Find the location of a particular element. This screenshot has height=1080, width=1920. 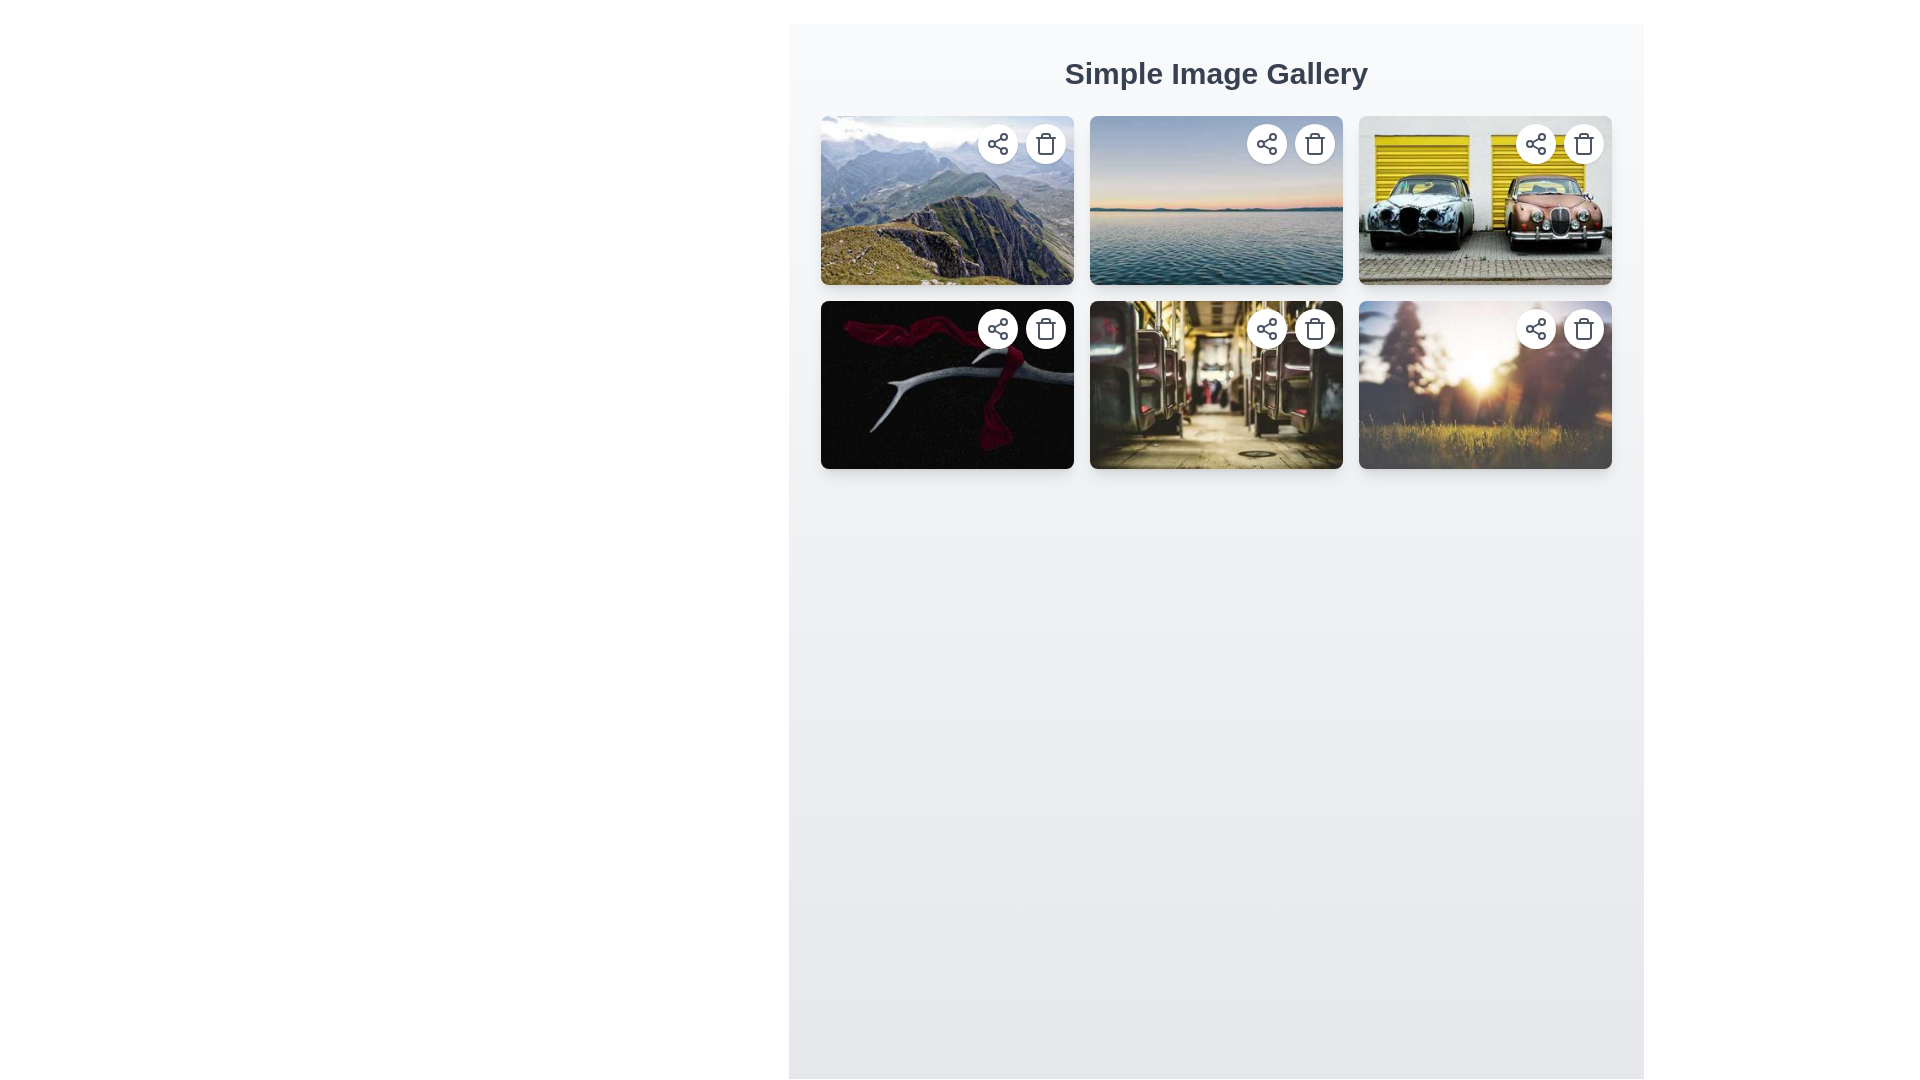

the SVG icon of a share-like symbol, which is part of a circular button located at the top-right corner of an image in the grid is located at coordinates (998, 142).